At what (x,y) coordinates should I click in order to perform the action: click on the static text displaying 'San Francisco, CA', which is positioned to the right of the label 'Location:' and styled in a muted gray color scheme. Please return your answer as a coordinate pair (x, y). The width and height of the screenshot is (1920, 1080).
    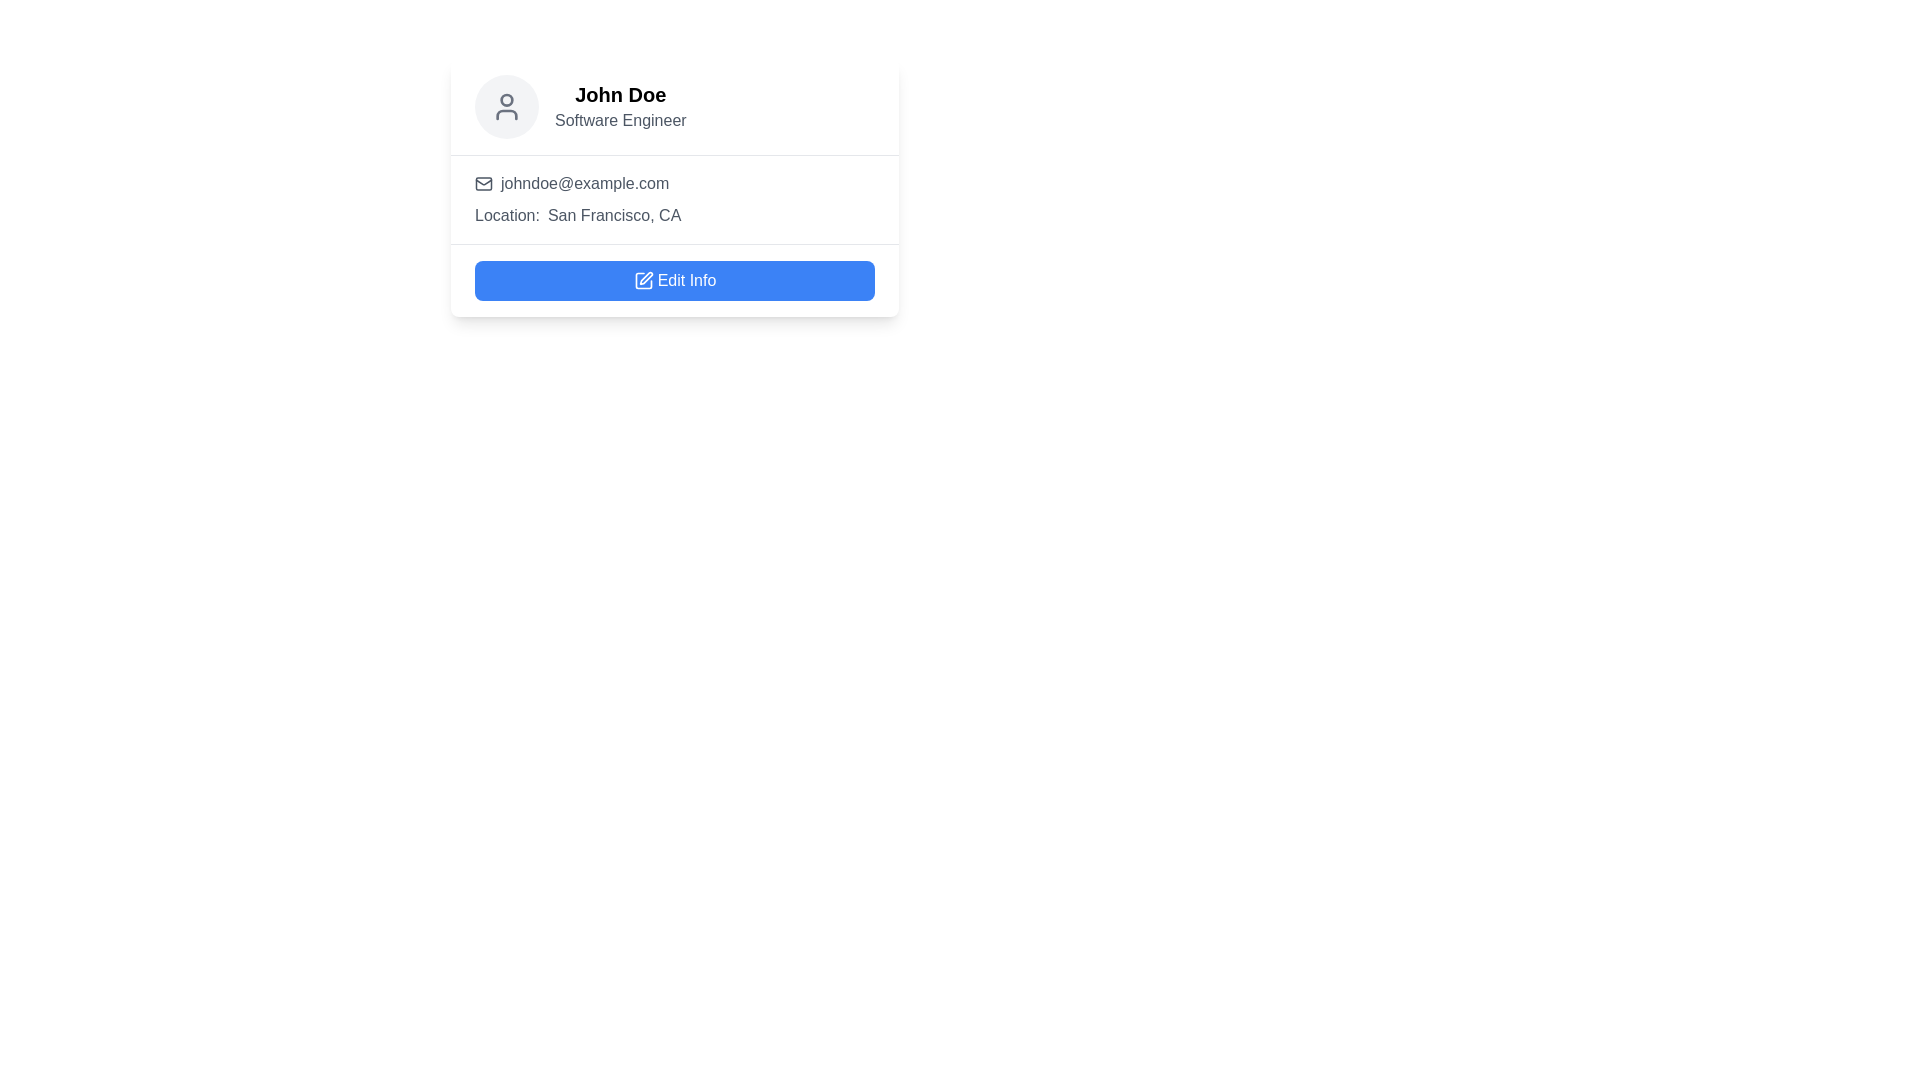
    Looking at the image, I should click on (613, 216).